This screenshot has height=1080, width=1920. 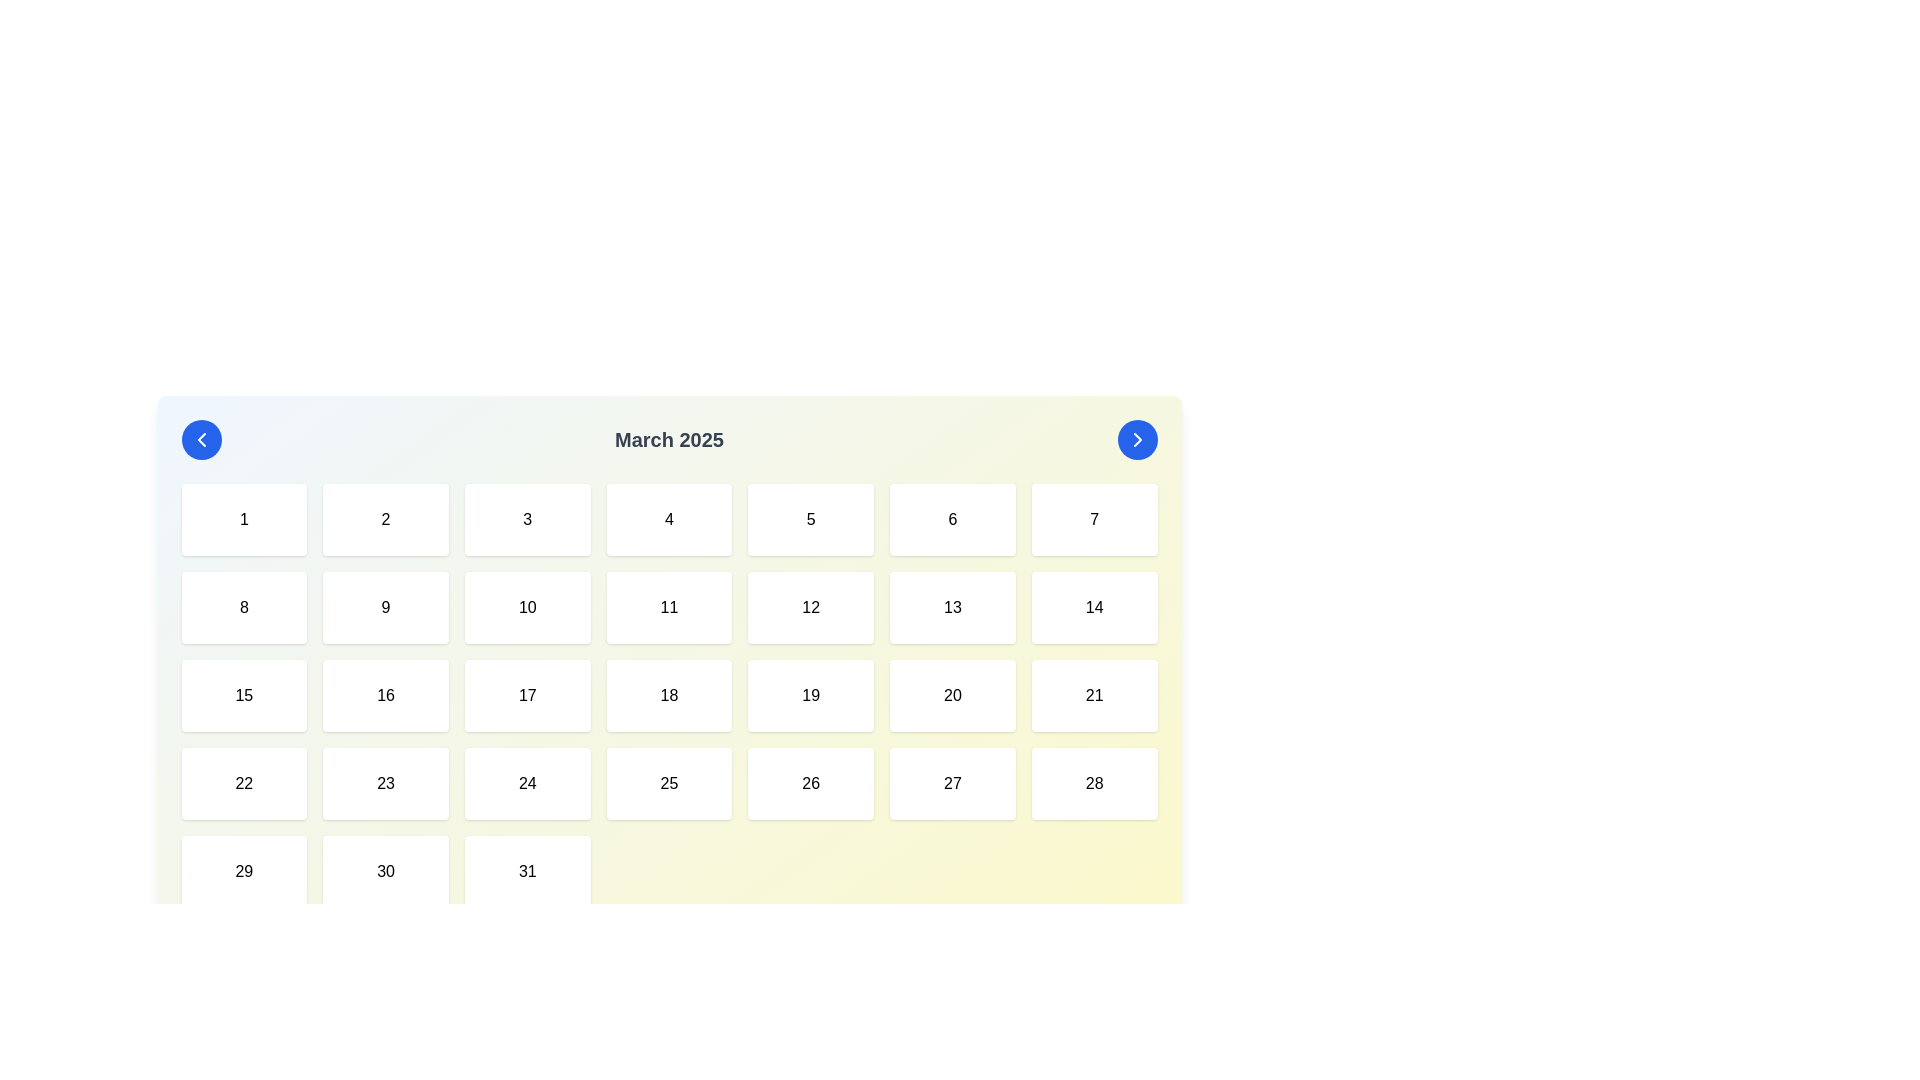 I want to click on the Interactive calendar day box representing the day '19' in March 2025, so click(x=811, y=694).